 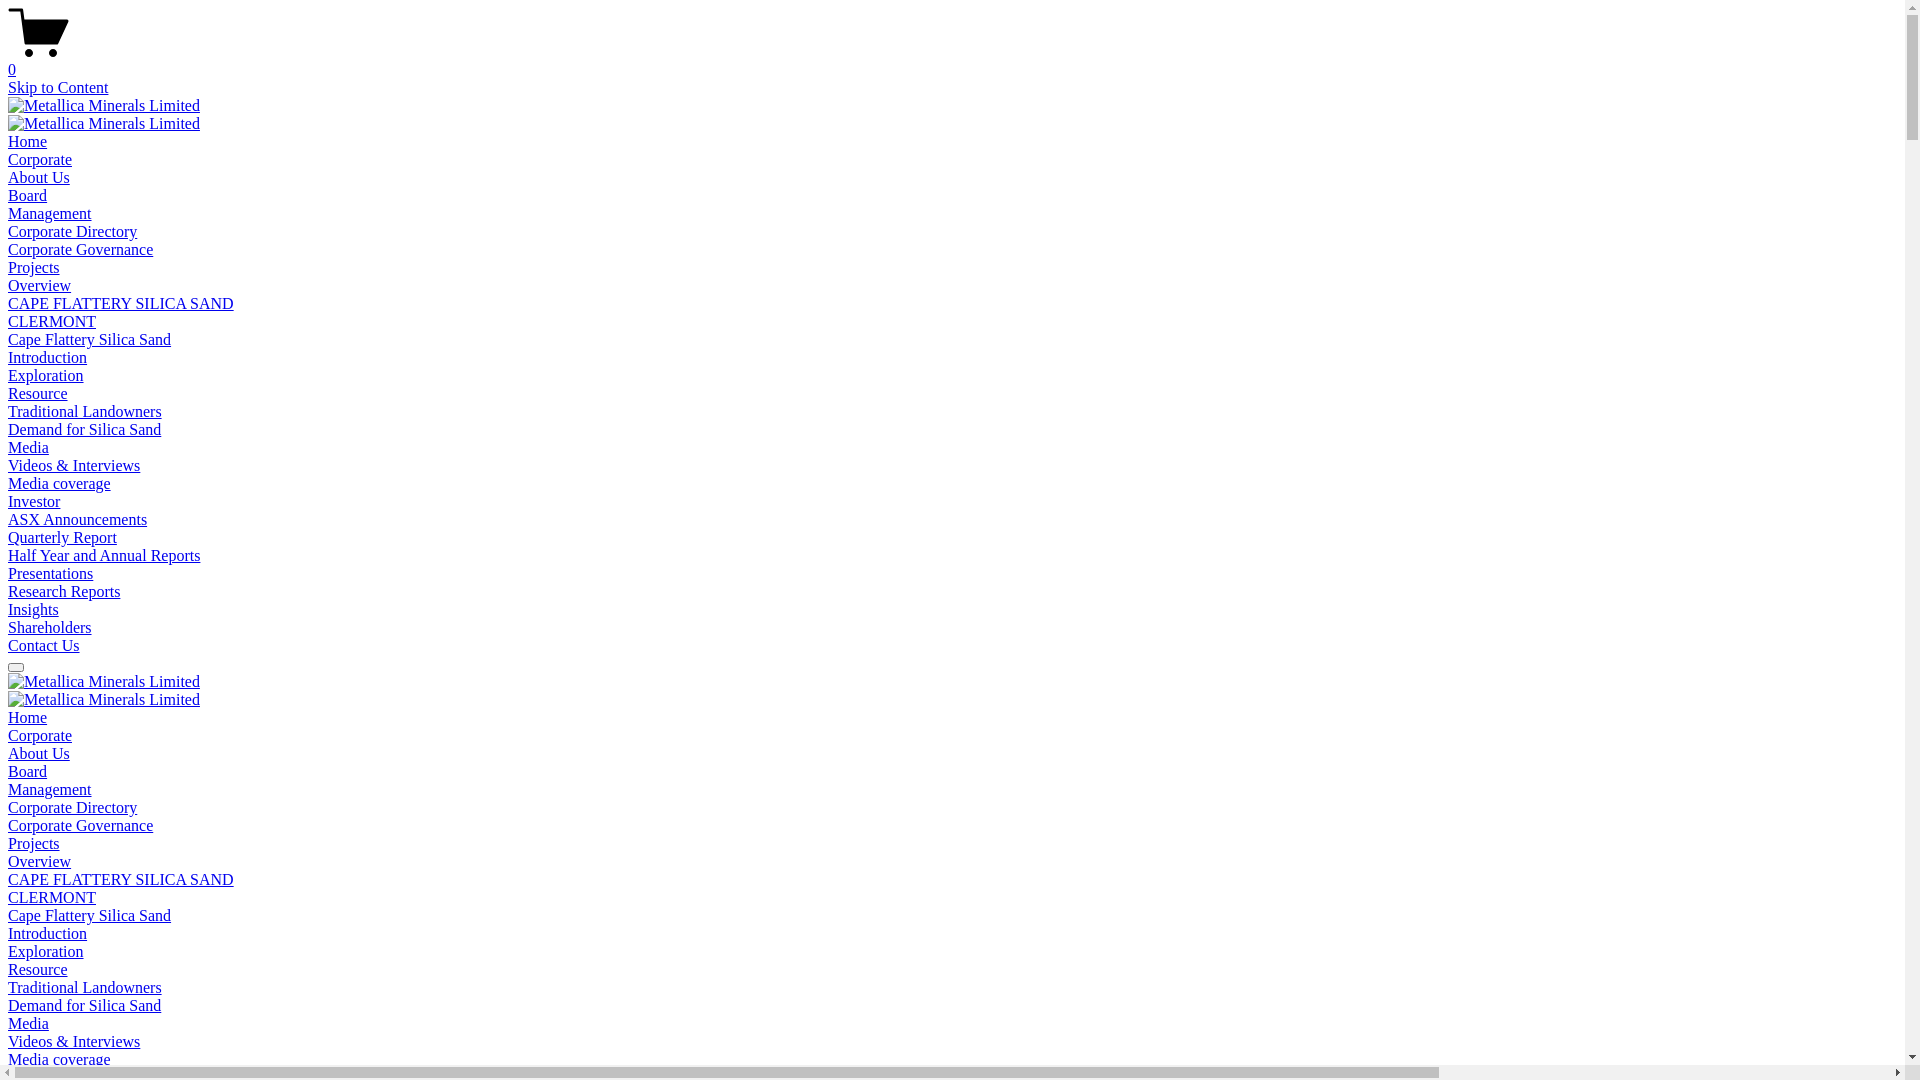 I want to click on '0', so click(x=951, y=60).